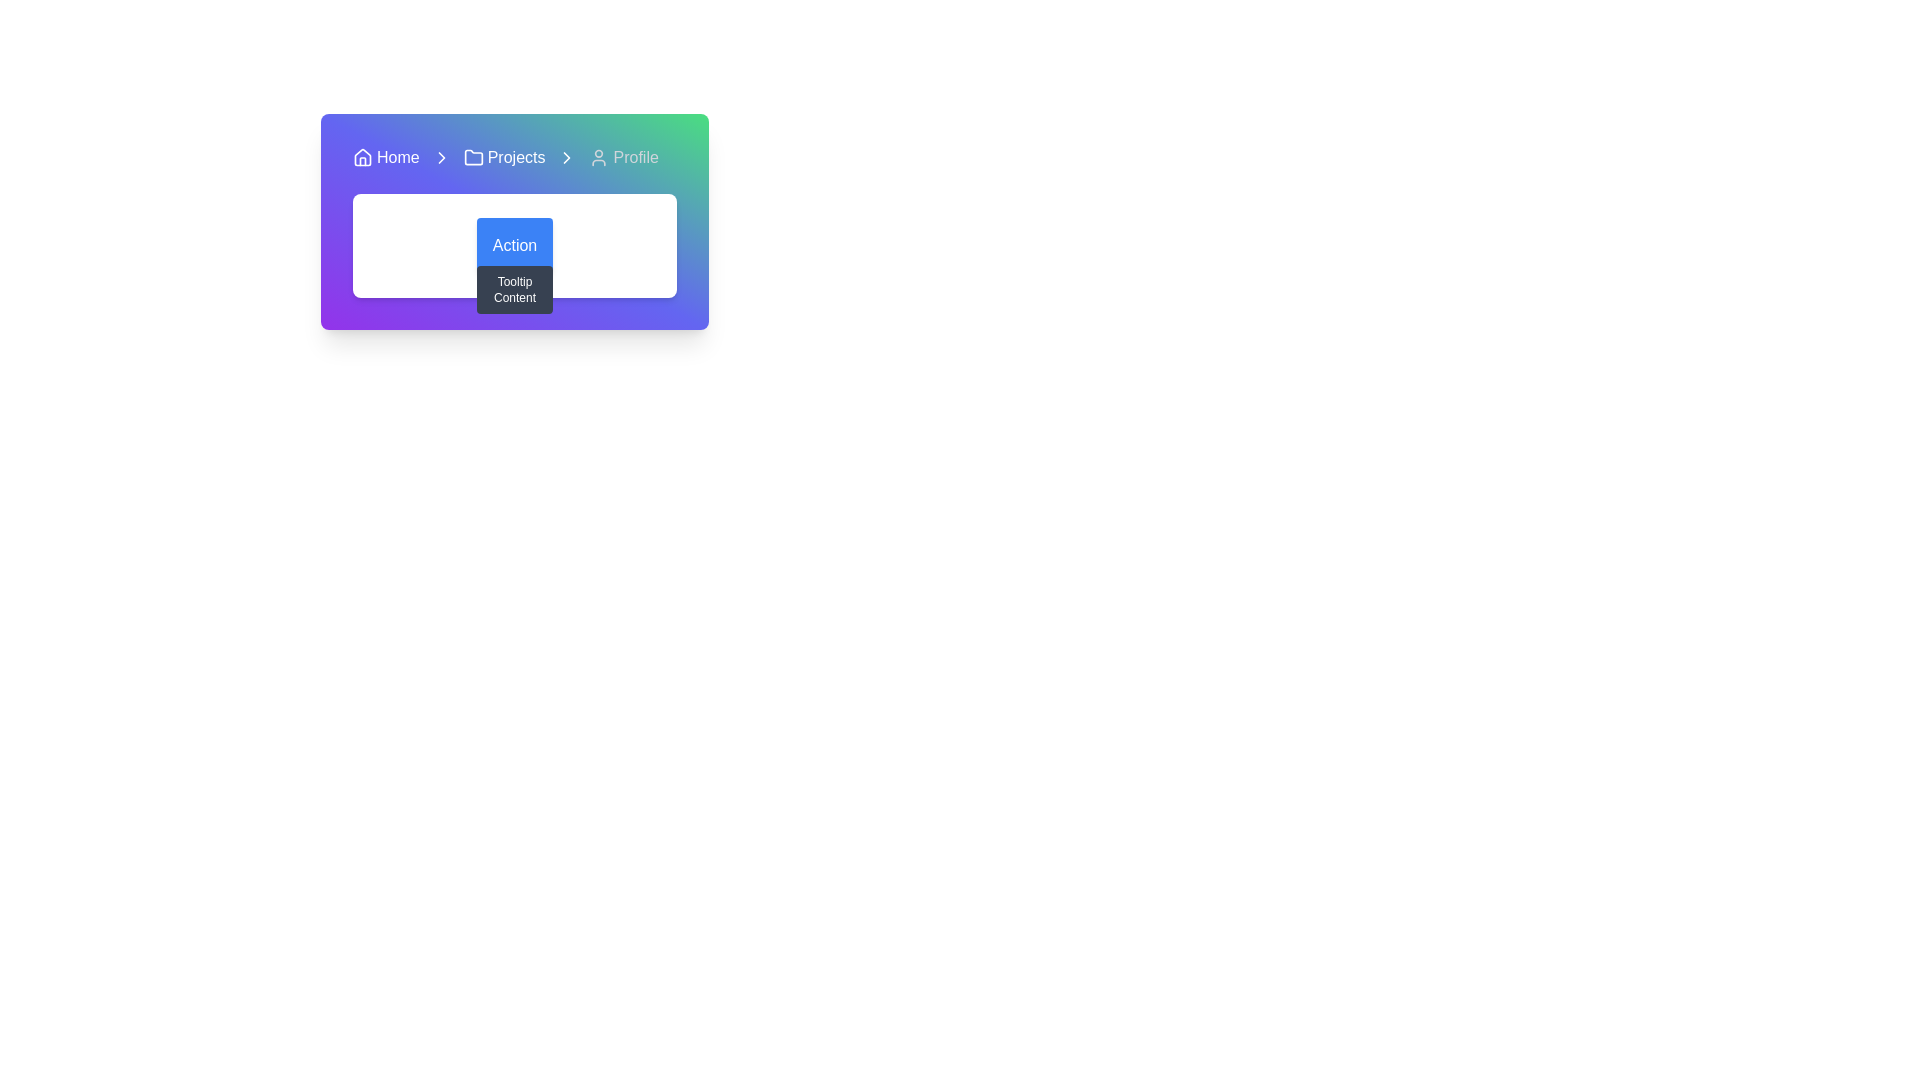  I want to click on text content of the tooltip displaying 'Tooltip Content', which has a dark gray background and is positioned below the 'Action' button, so click(514, 289).